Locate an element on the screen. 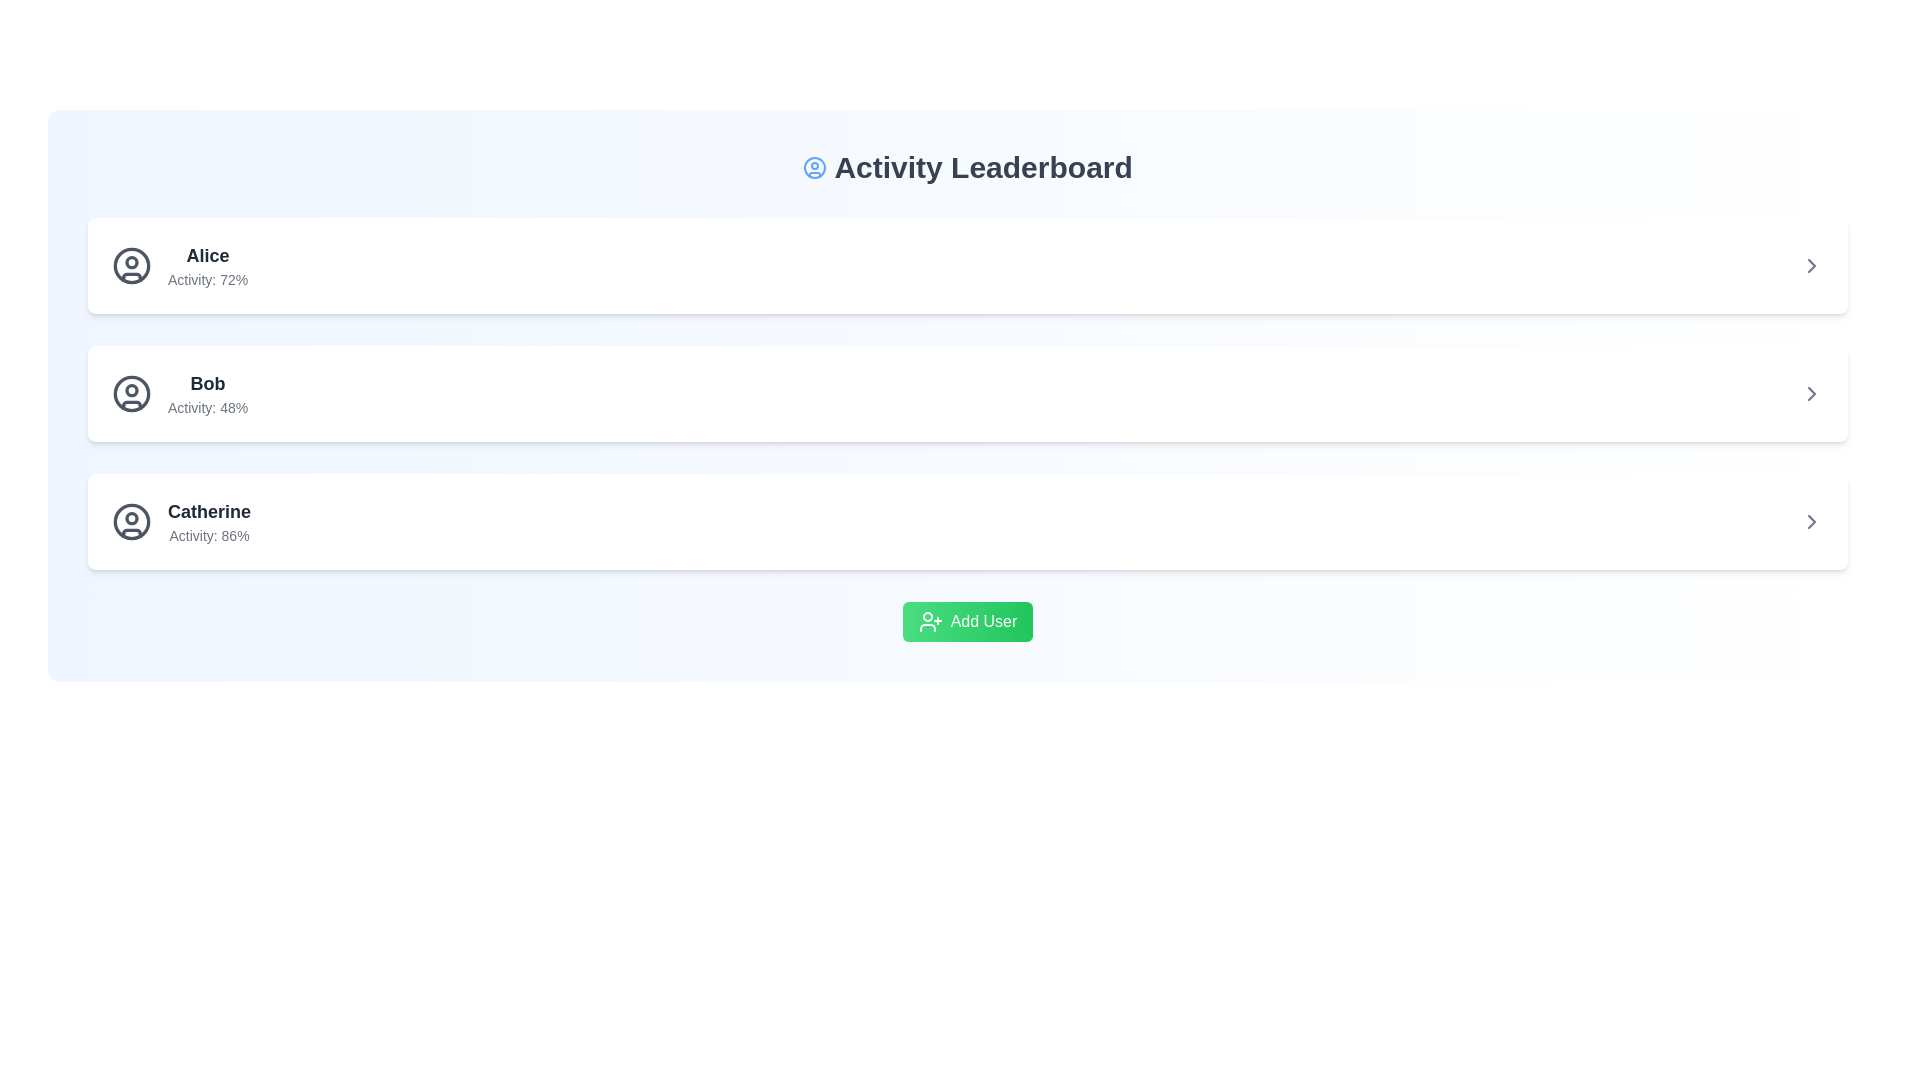 The height and width of the screenshot is (1080, 1920). the profile card that displays the user's name and activity percentage, located as the third item in the 'Activity Leaderboard' list is located at coordinates (181, 520).